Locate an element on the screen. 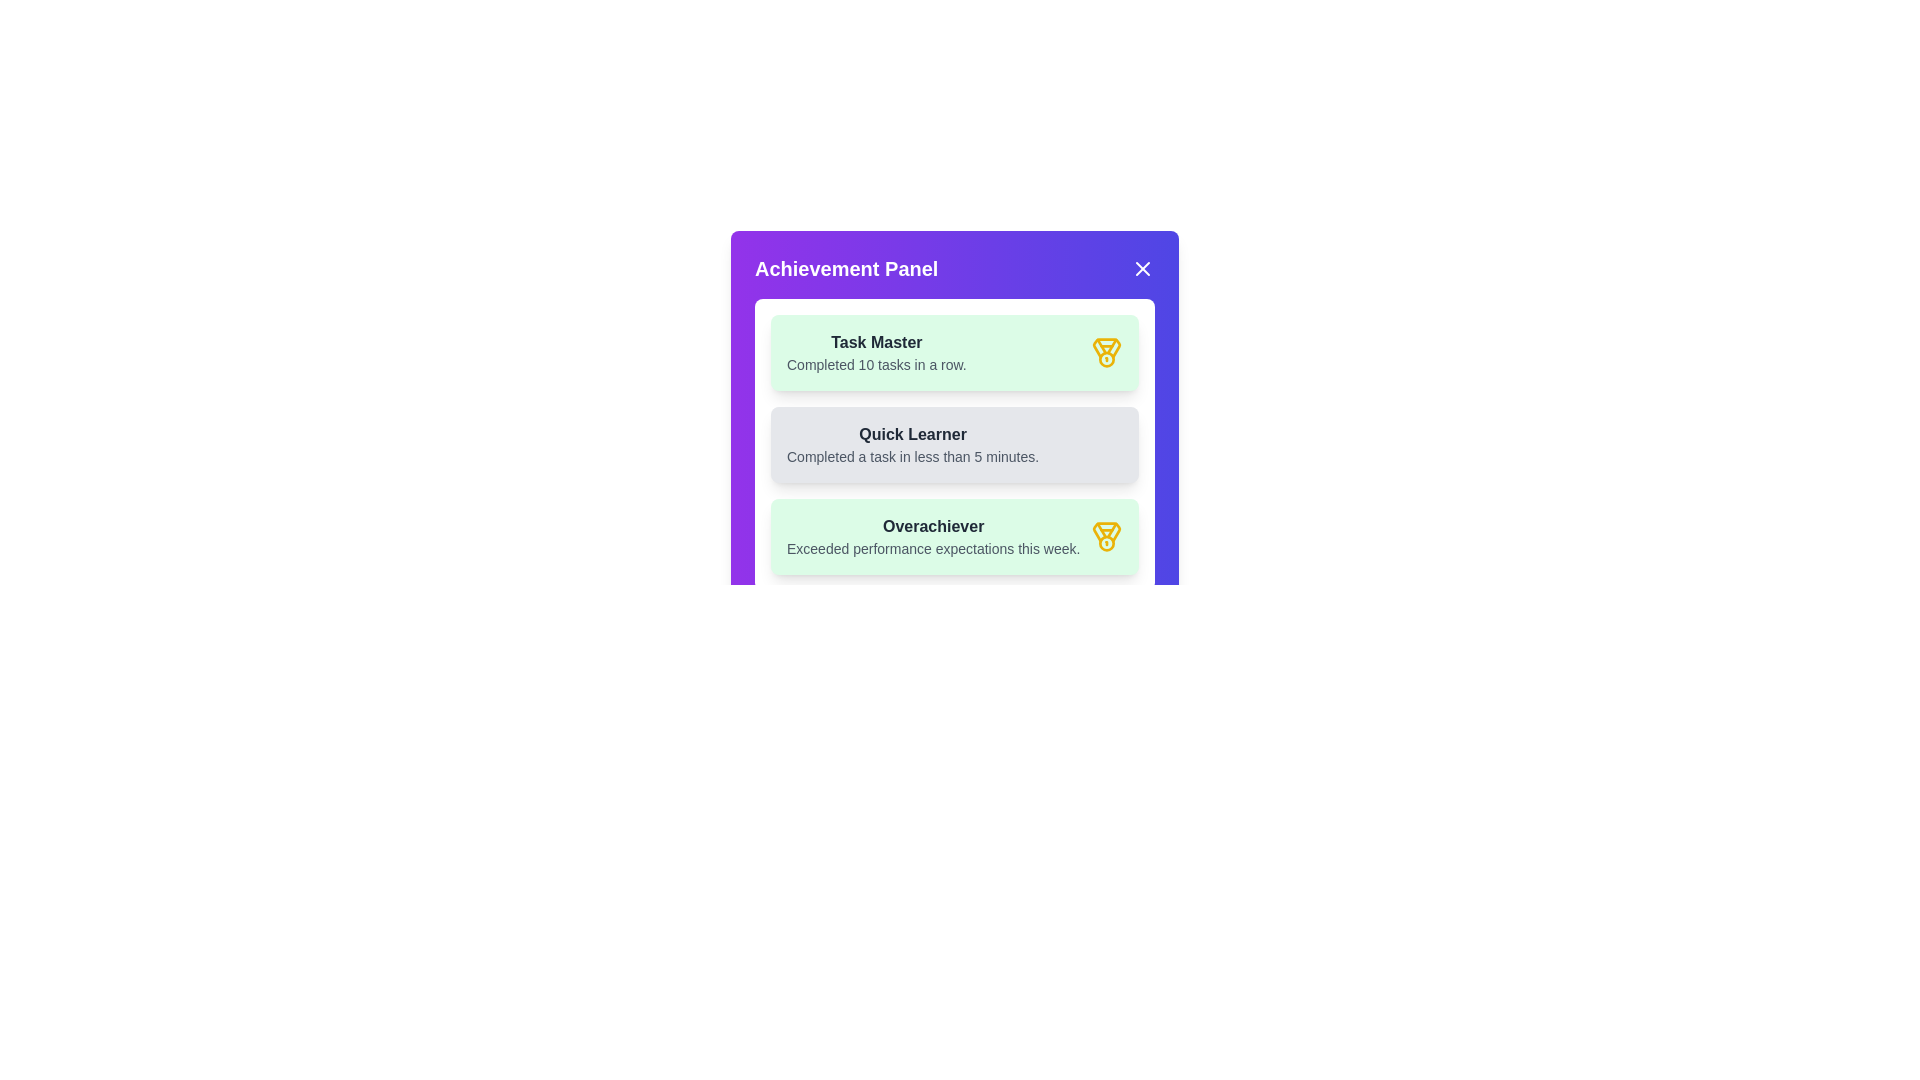 The height and width of the screenshot is (1080, 1920). text 'Completed a task in less than 5 minutes.' which is styled in a small gray font and positioned below the bold label 'Quick Learner' within the light gray card in the Achievement Panel is located at coordinates (912, 456).